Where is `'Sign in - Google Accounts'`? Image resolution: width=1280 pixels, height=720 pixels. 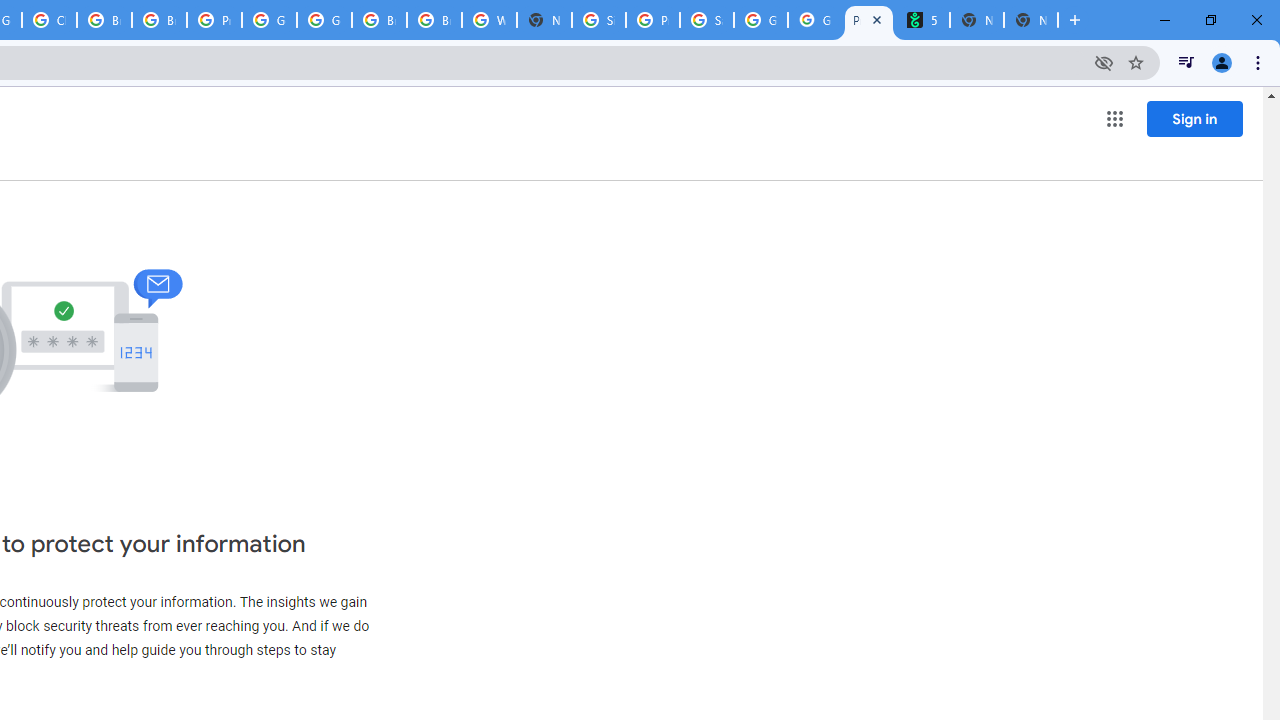
'Sign in - Google Accounts' is located at coordinates (598, 20).